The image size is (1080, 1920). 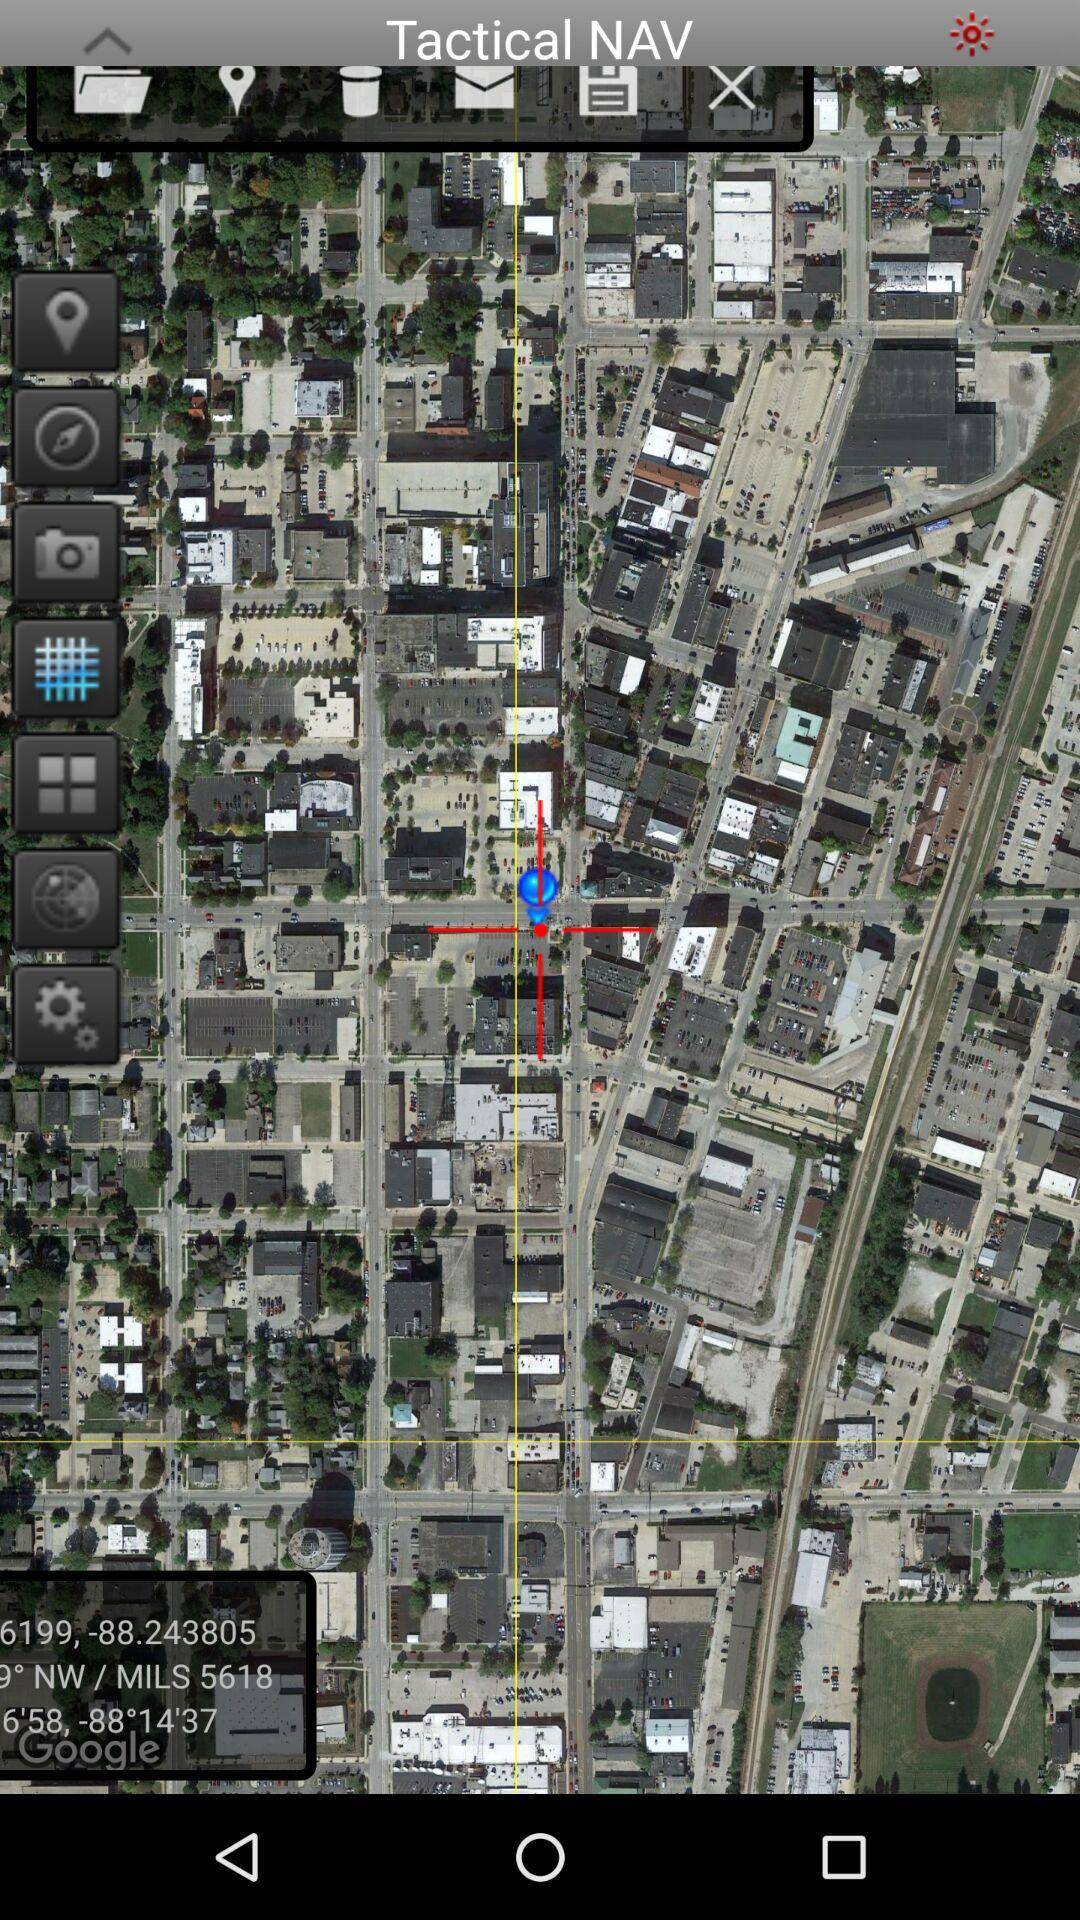 What do you see at coordinates (58, 1013) in the screenshot?
I see `app settings` at bounding box center [58, 1013].